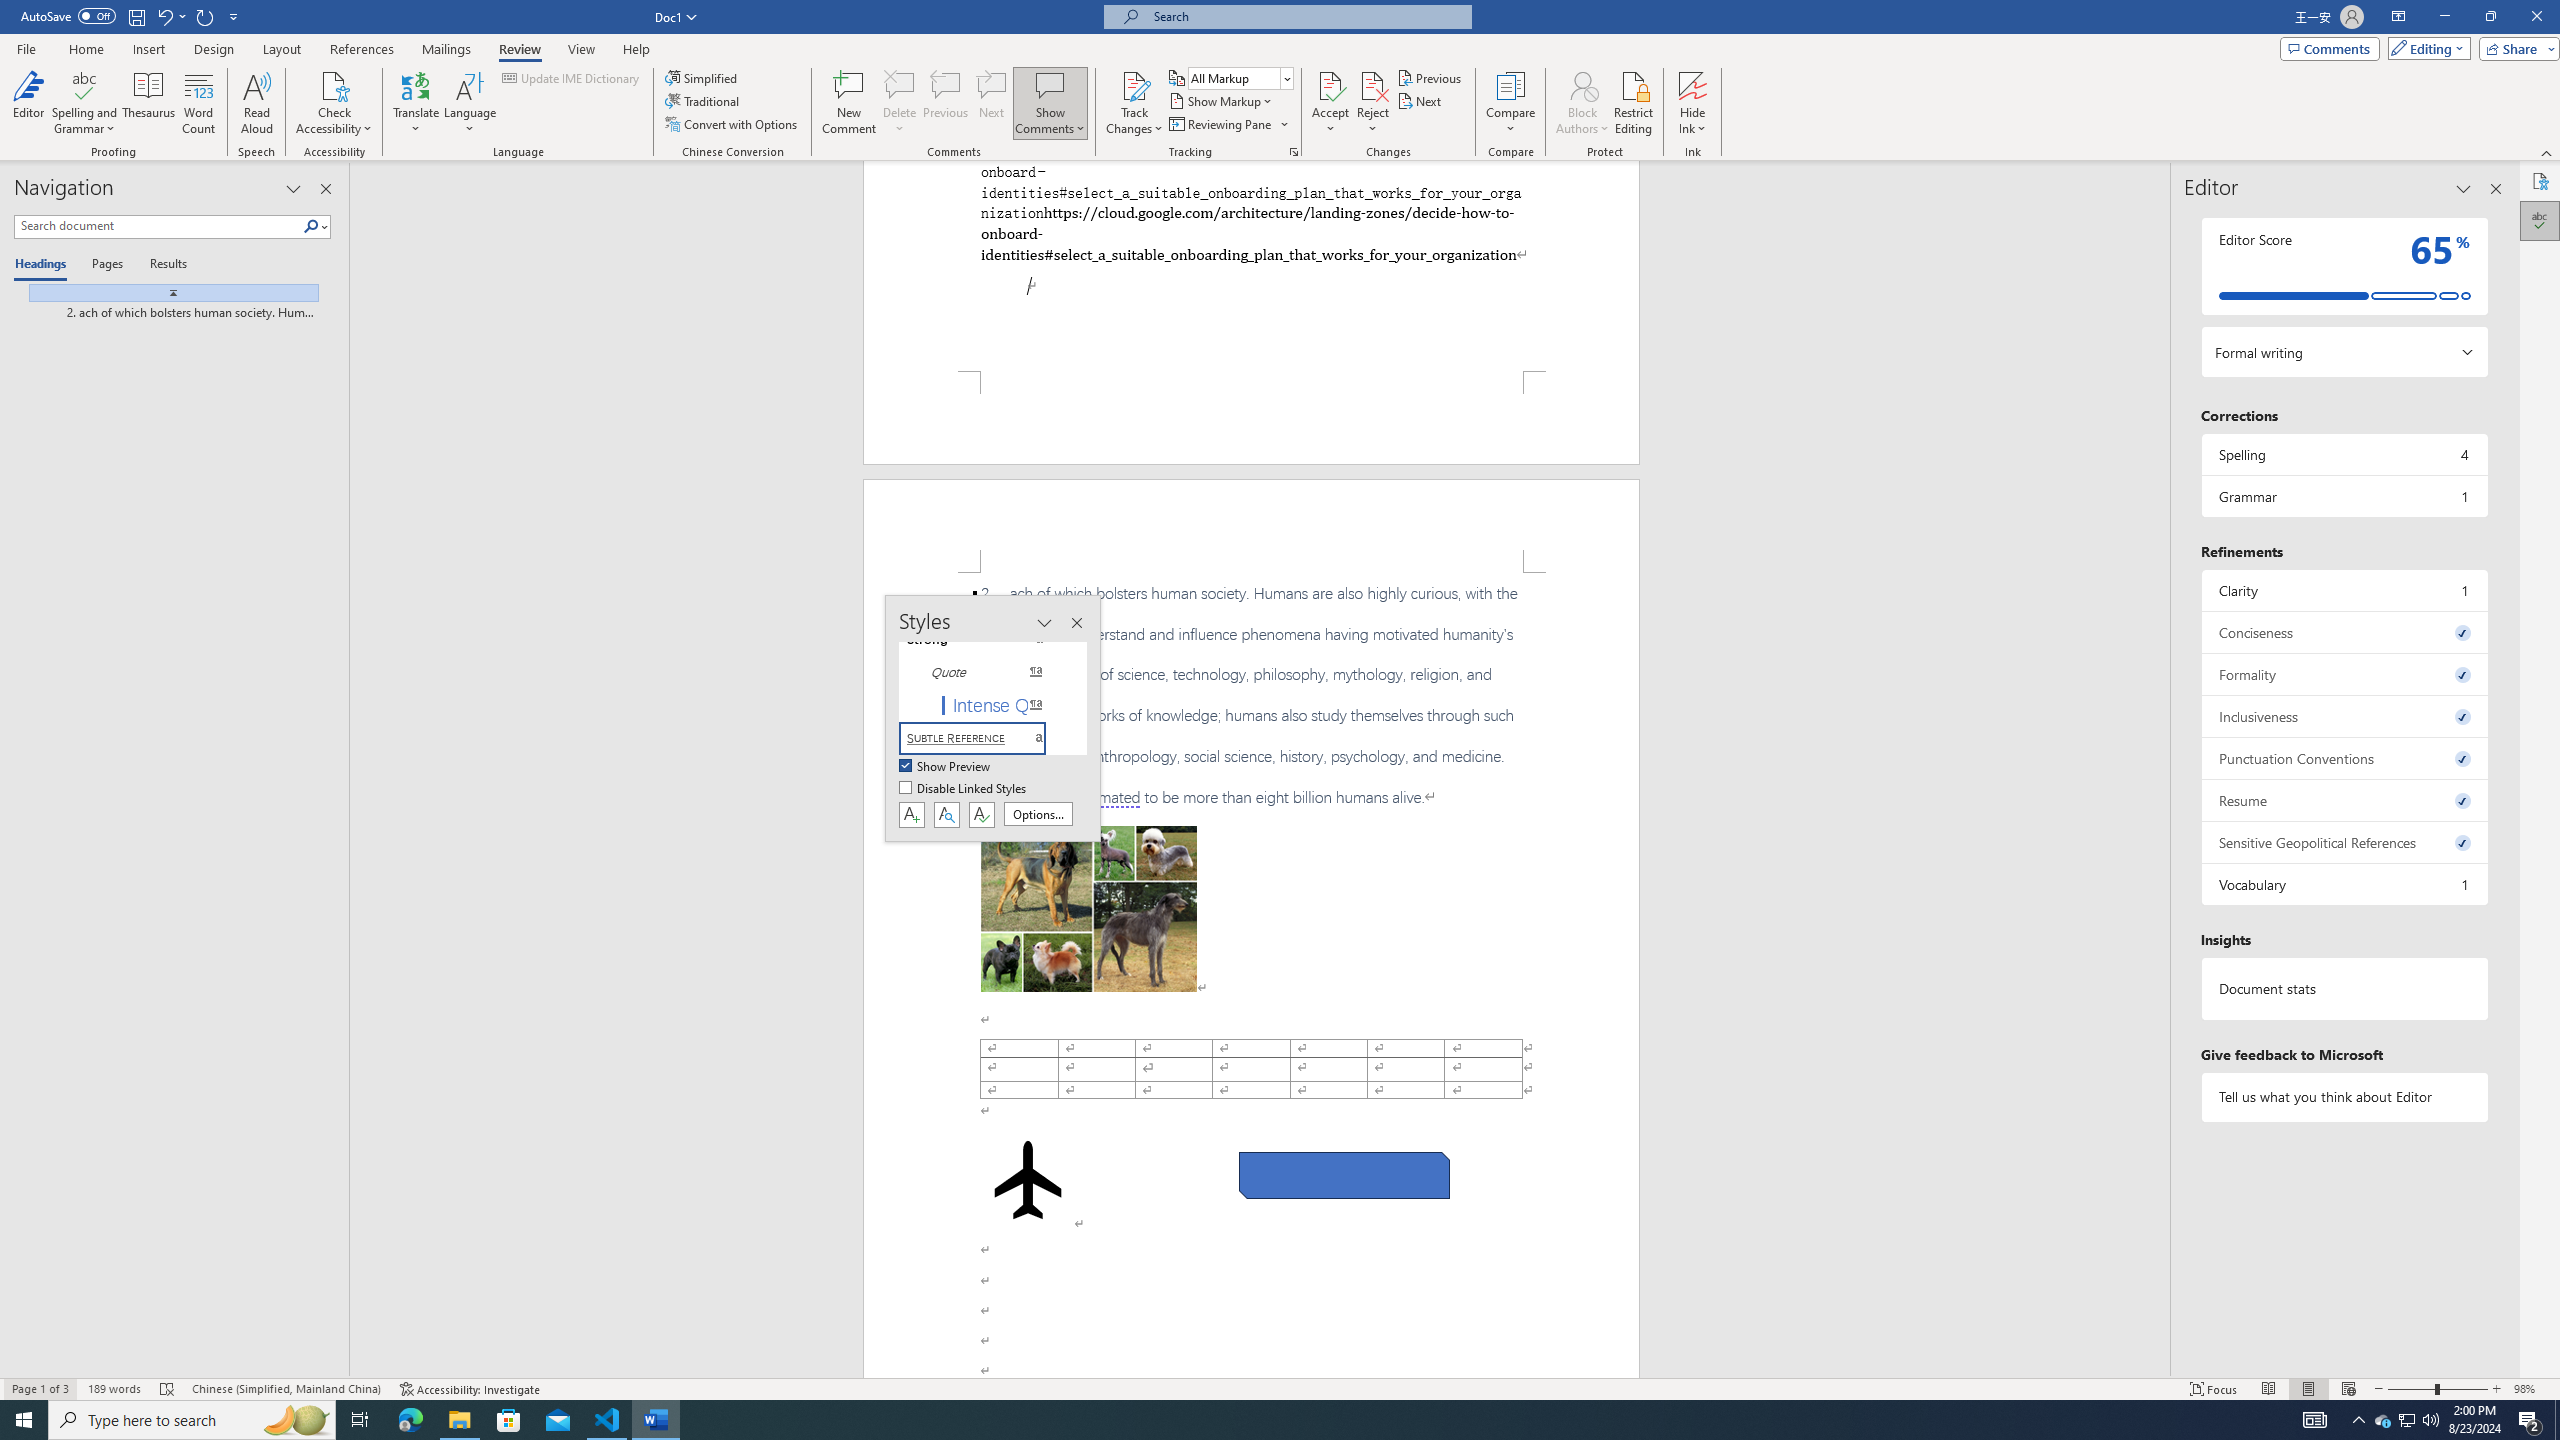  Describe the element at coordinates (158, 225) in the screenshot. I see `'Search document'` at that location.